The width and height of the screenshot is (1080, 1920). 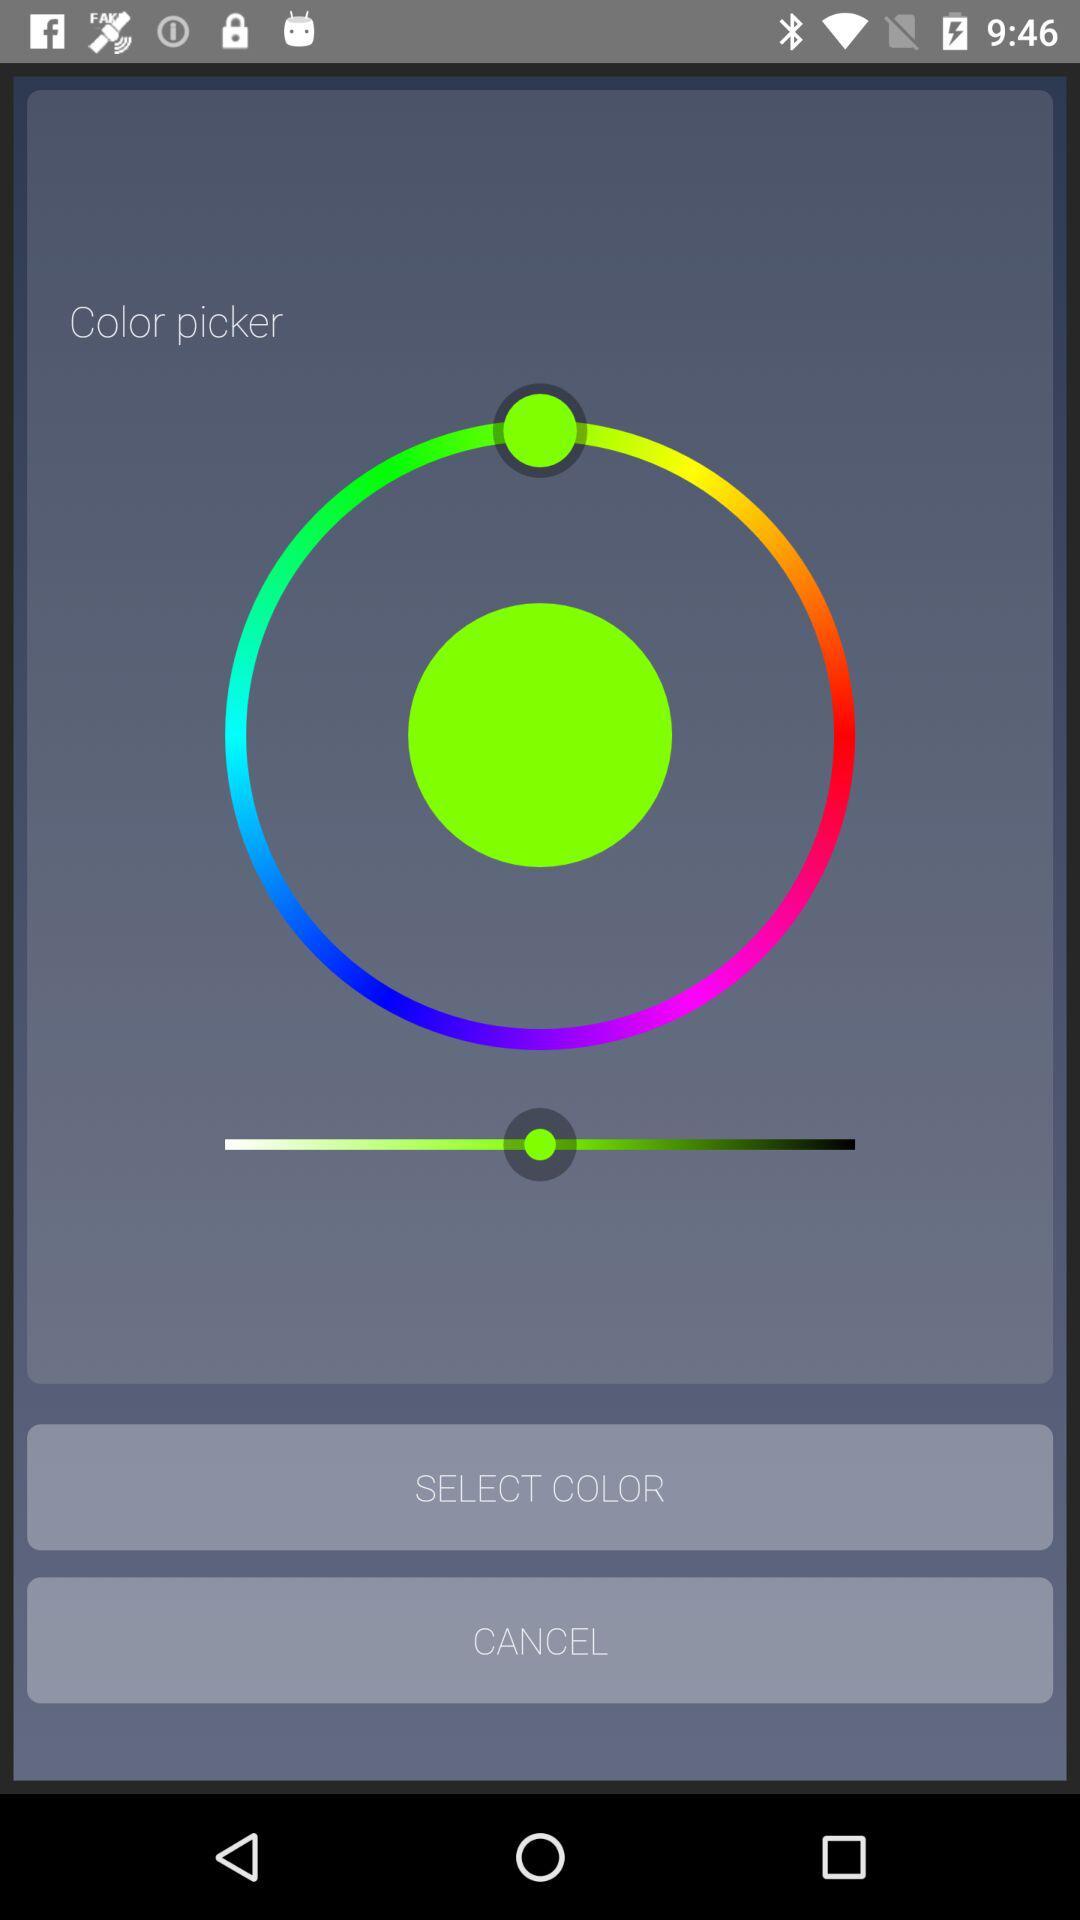 What do you see at coordinates (540, 1640) in the screenshot?
I see `the item below select color icon` at bounding box center [540, 1640].